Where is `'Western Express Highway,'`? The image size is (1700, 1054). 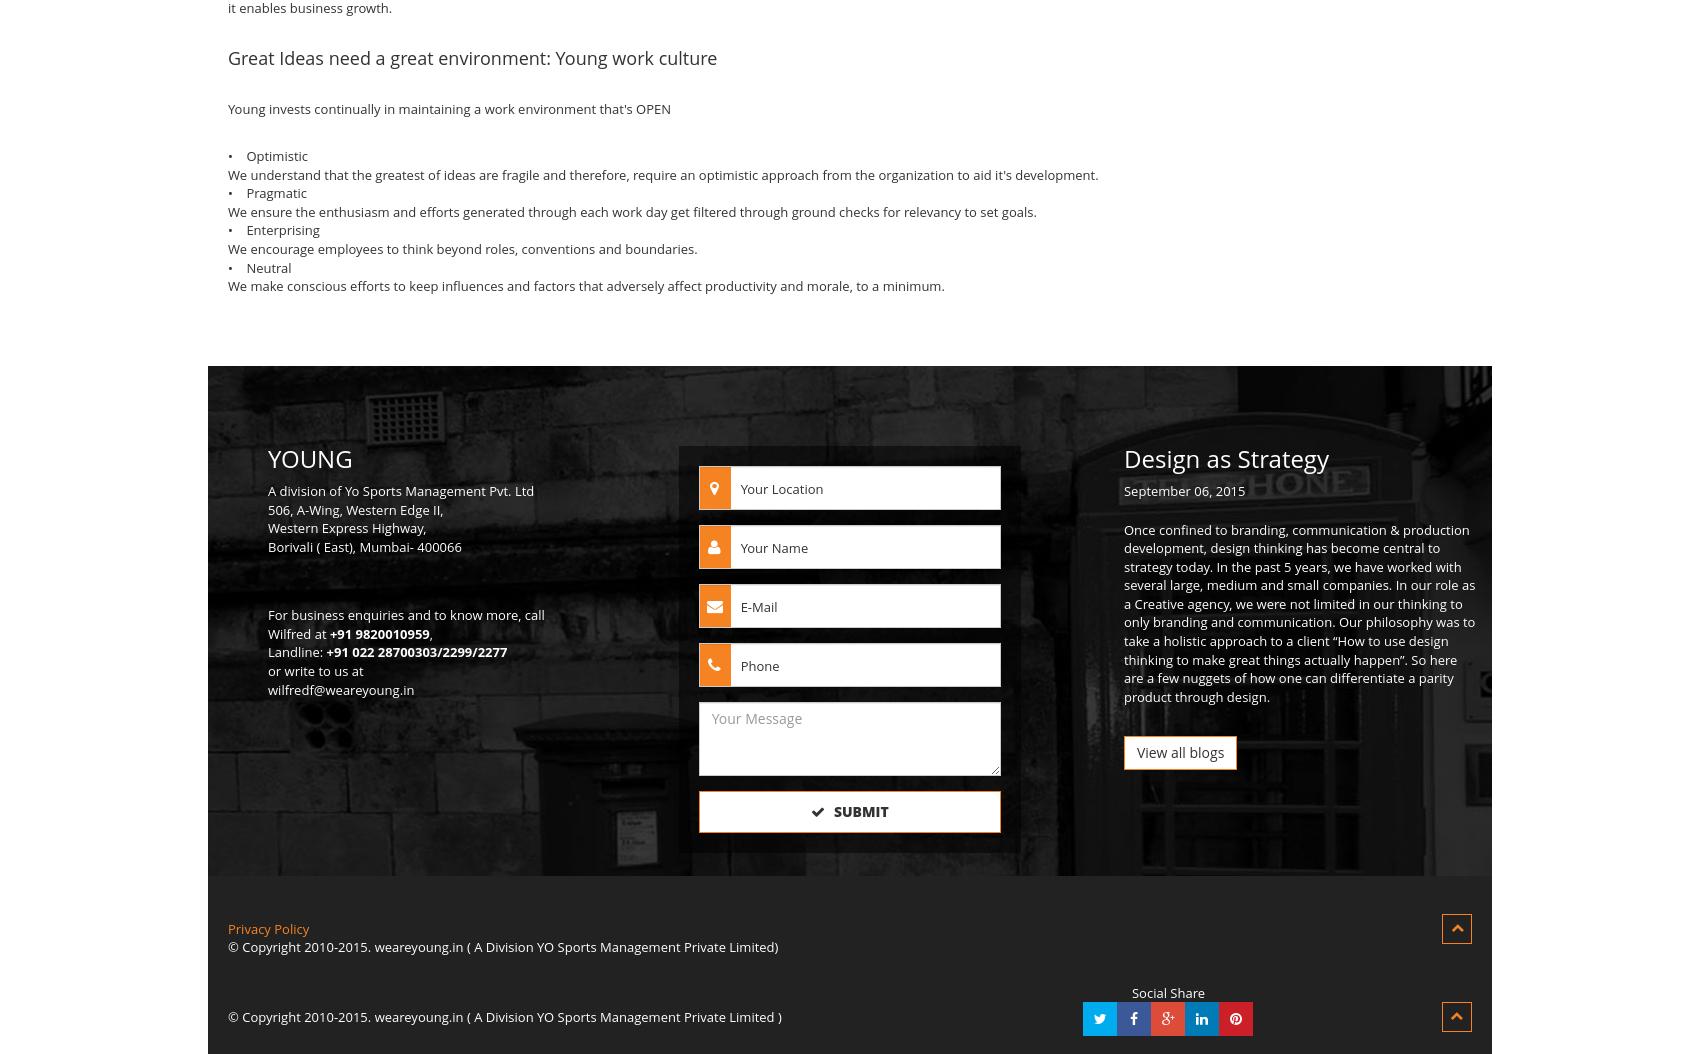
'Western Express Highway,' is located at coordinates (345, 527).